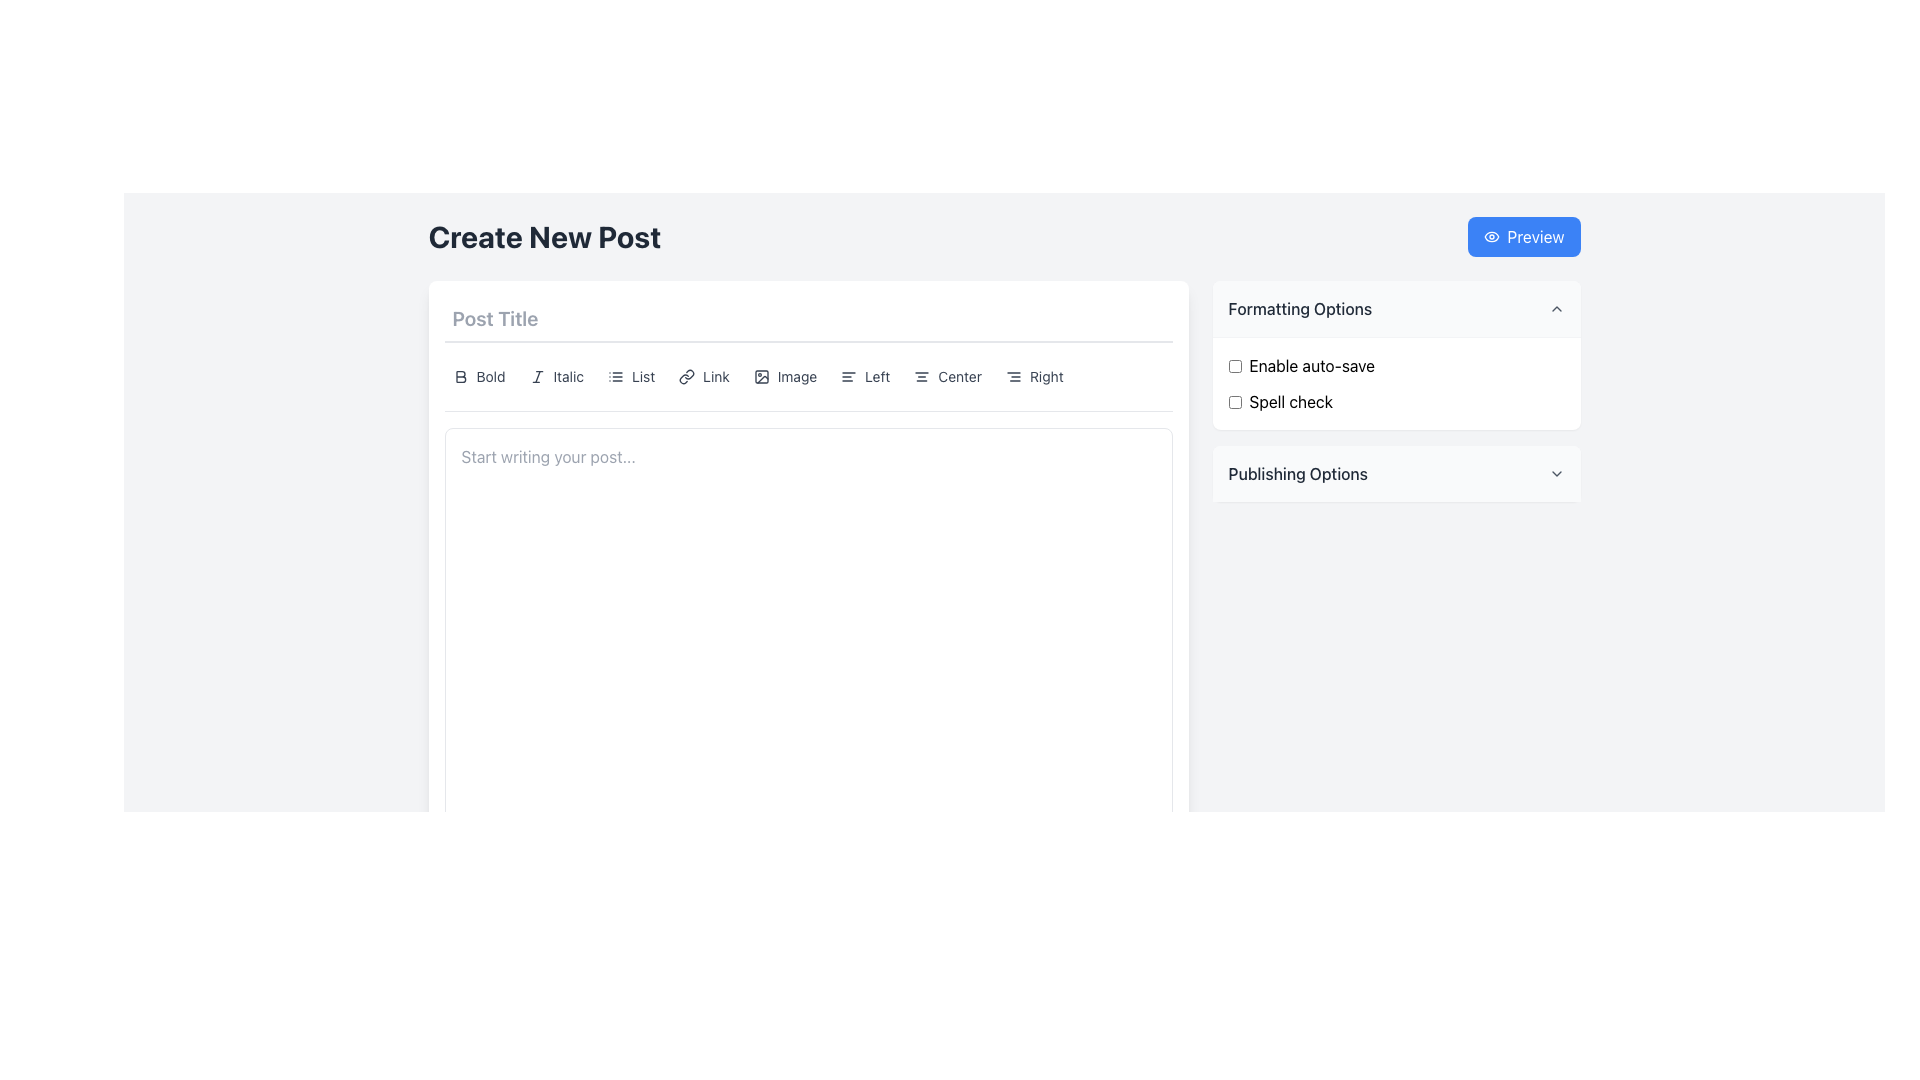 The width and height of the screenshot is (1920, 1080). I want to click on the 'Italic' button with an italicized 'I' icon, so click(556, 377).